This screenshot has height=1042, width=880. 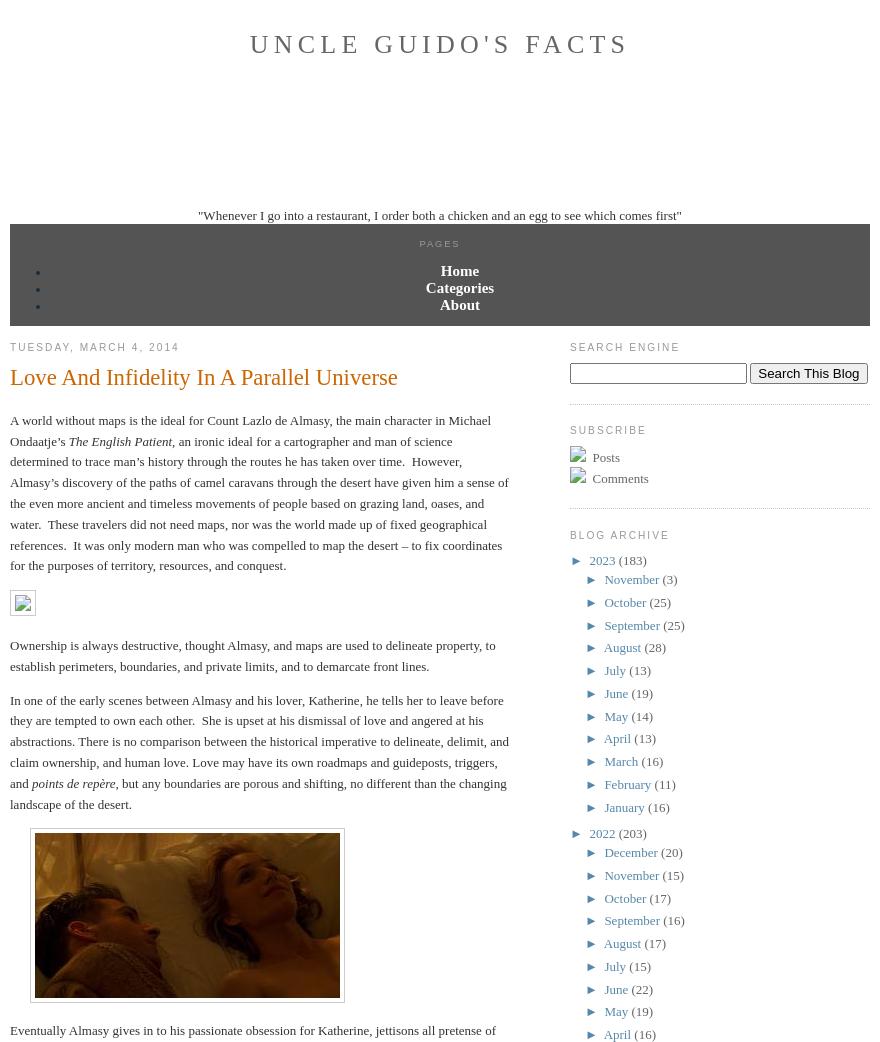 What do you see at coordinates (632, 558) in the screenshot?
I see `'(183)'` at bounding box center [632, 558].